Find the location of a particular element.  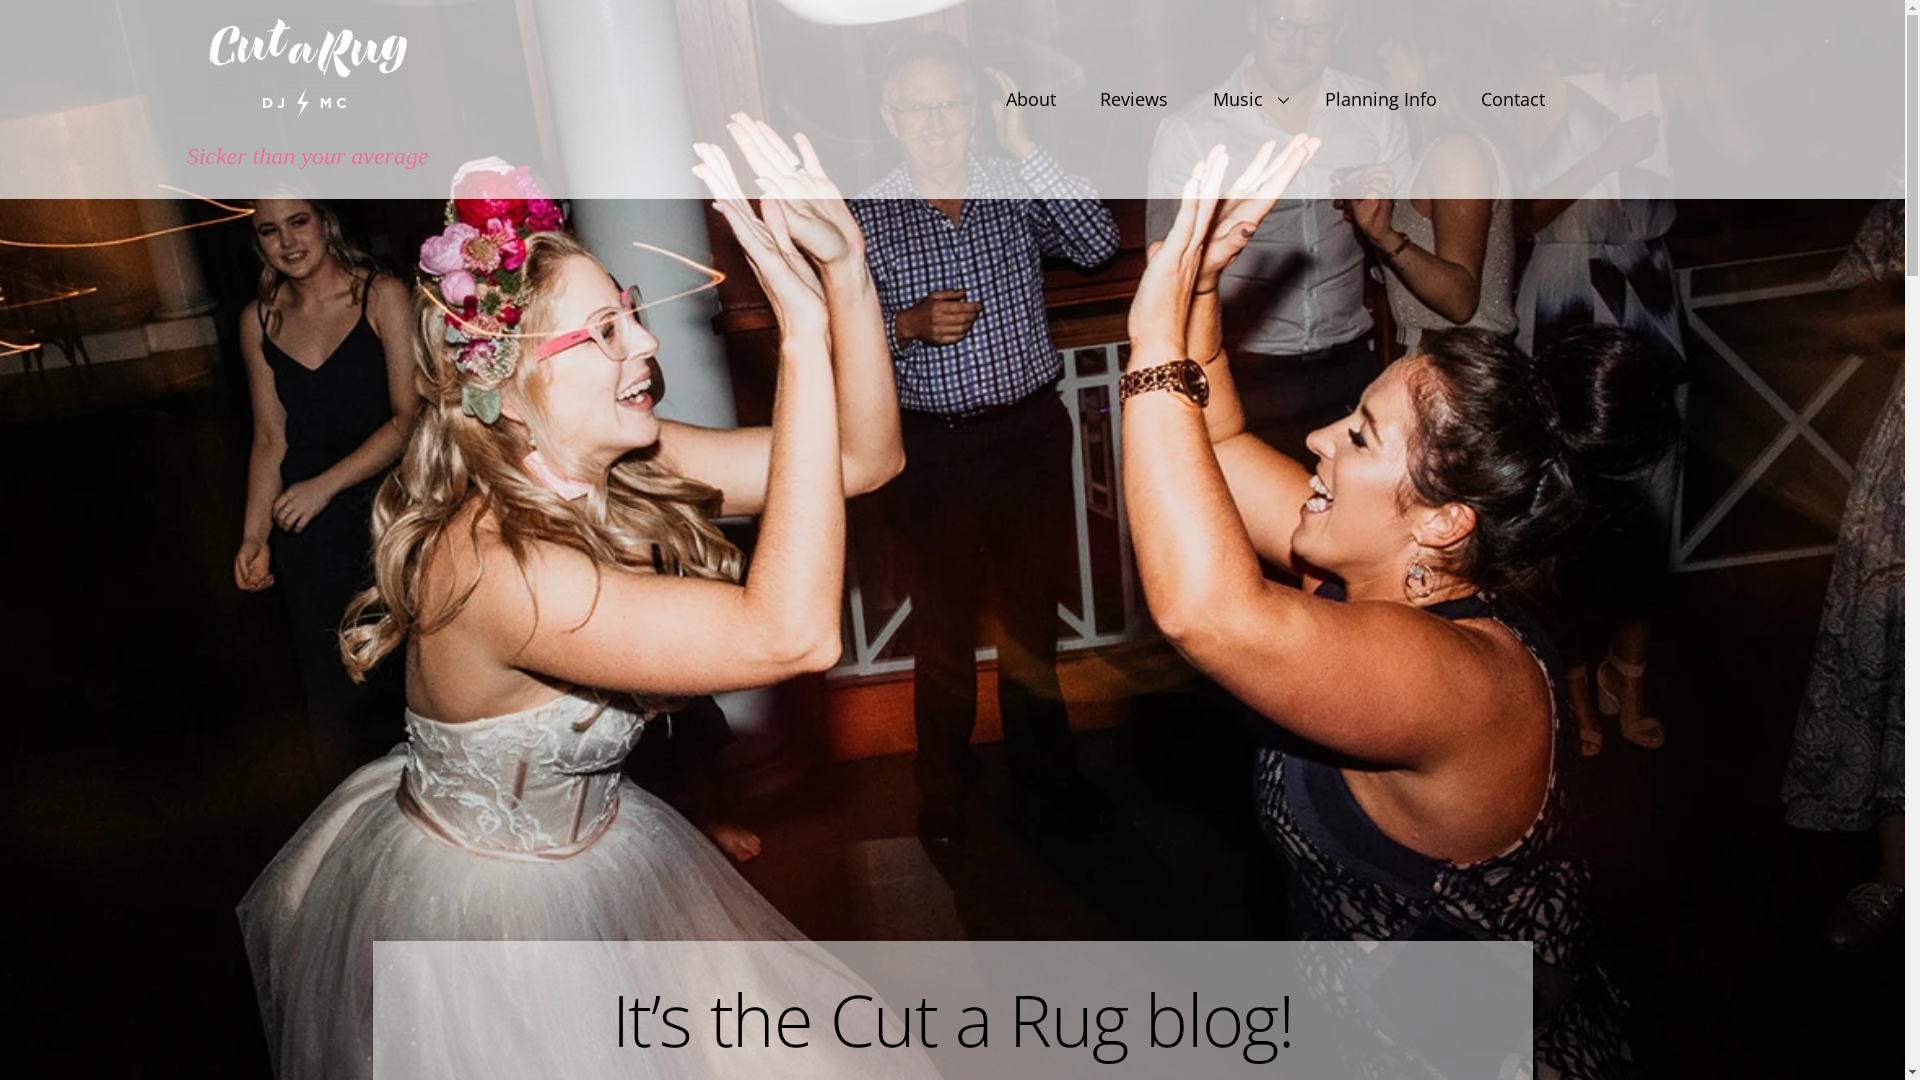

'Music' is located at coordinates (1245, 100).